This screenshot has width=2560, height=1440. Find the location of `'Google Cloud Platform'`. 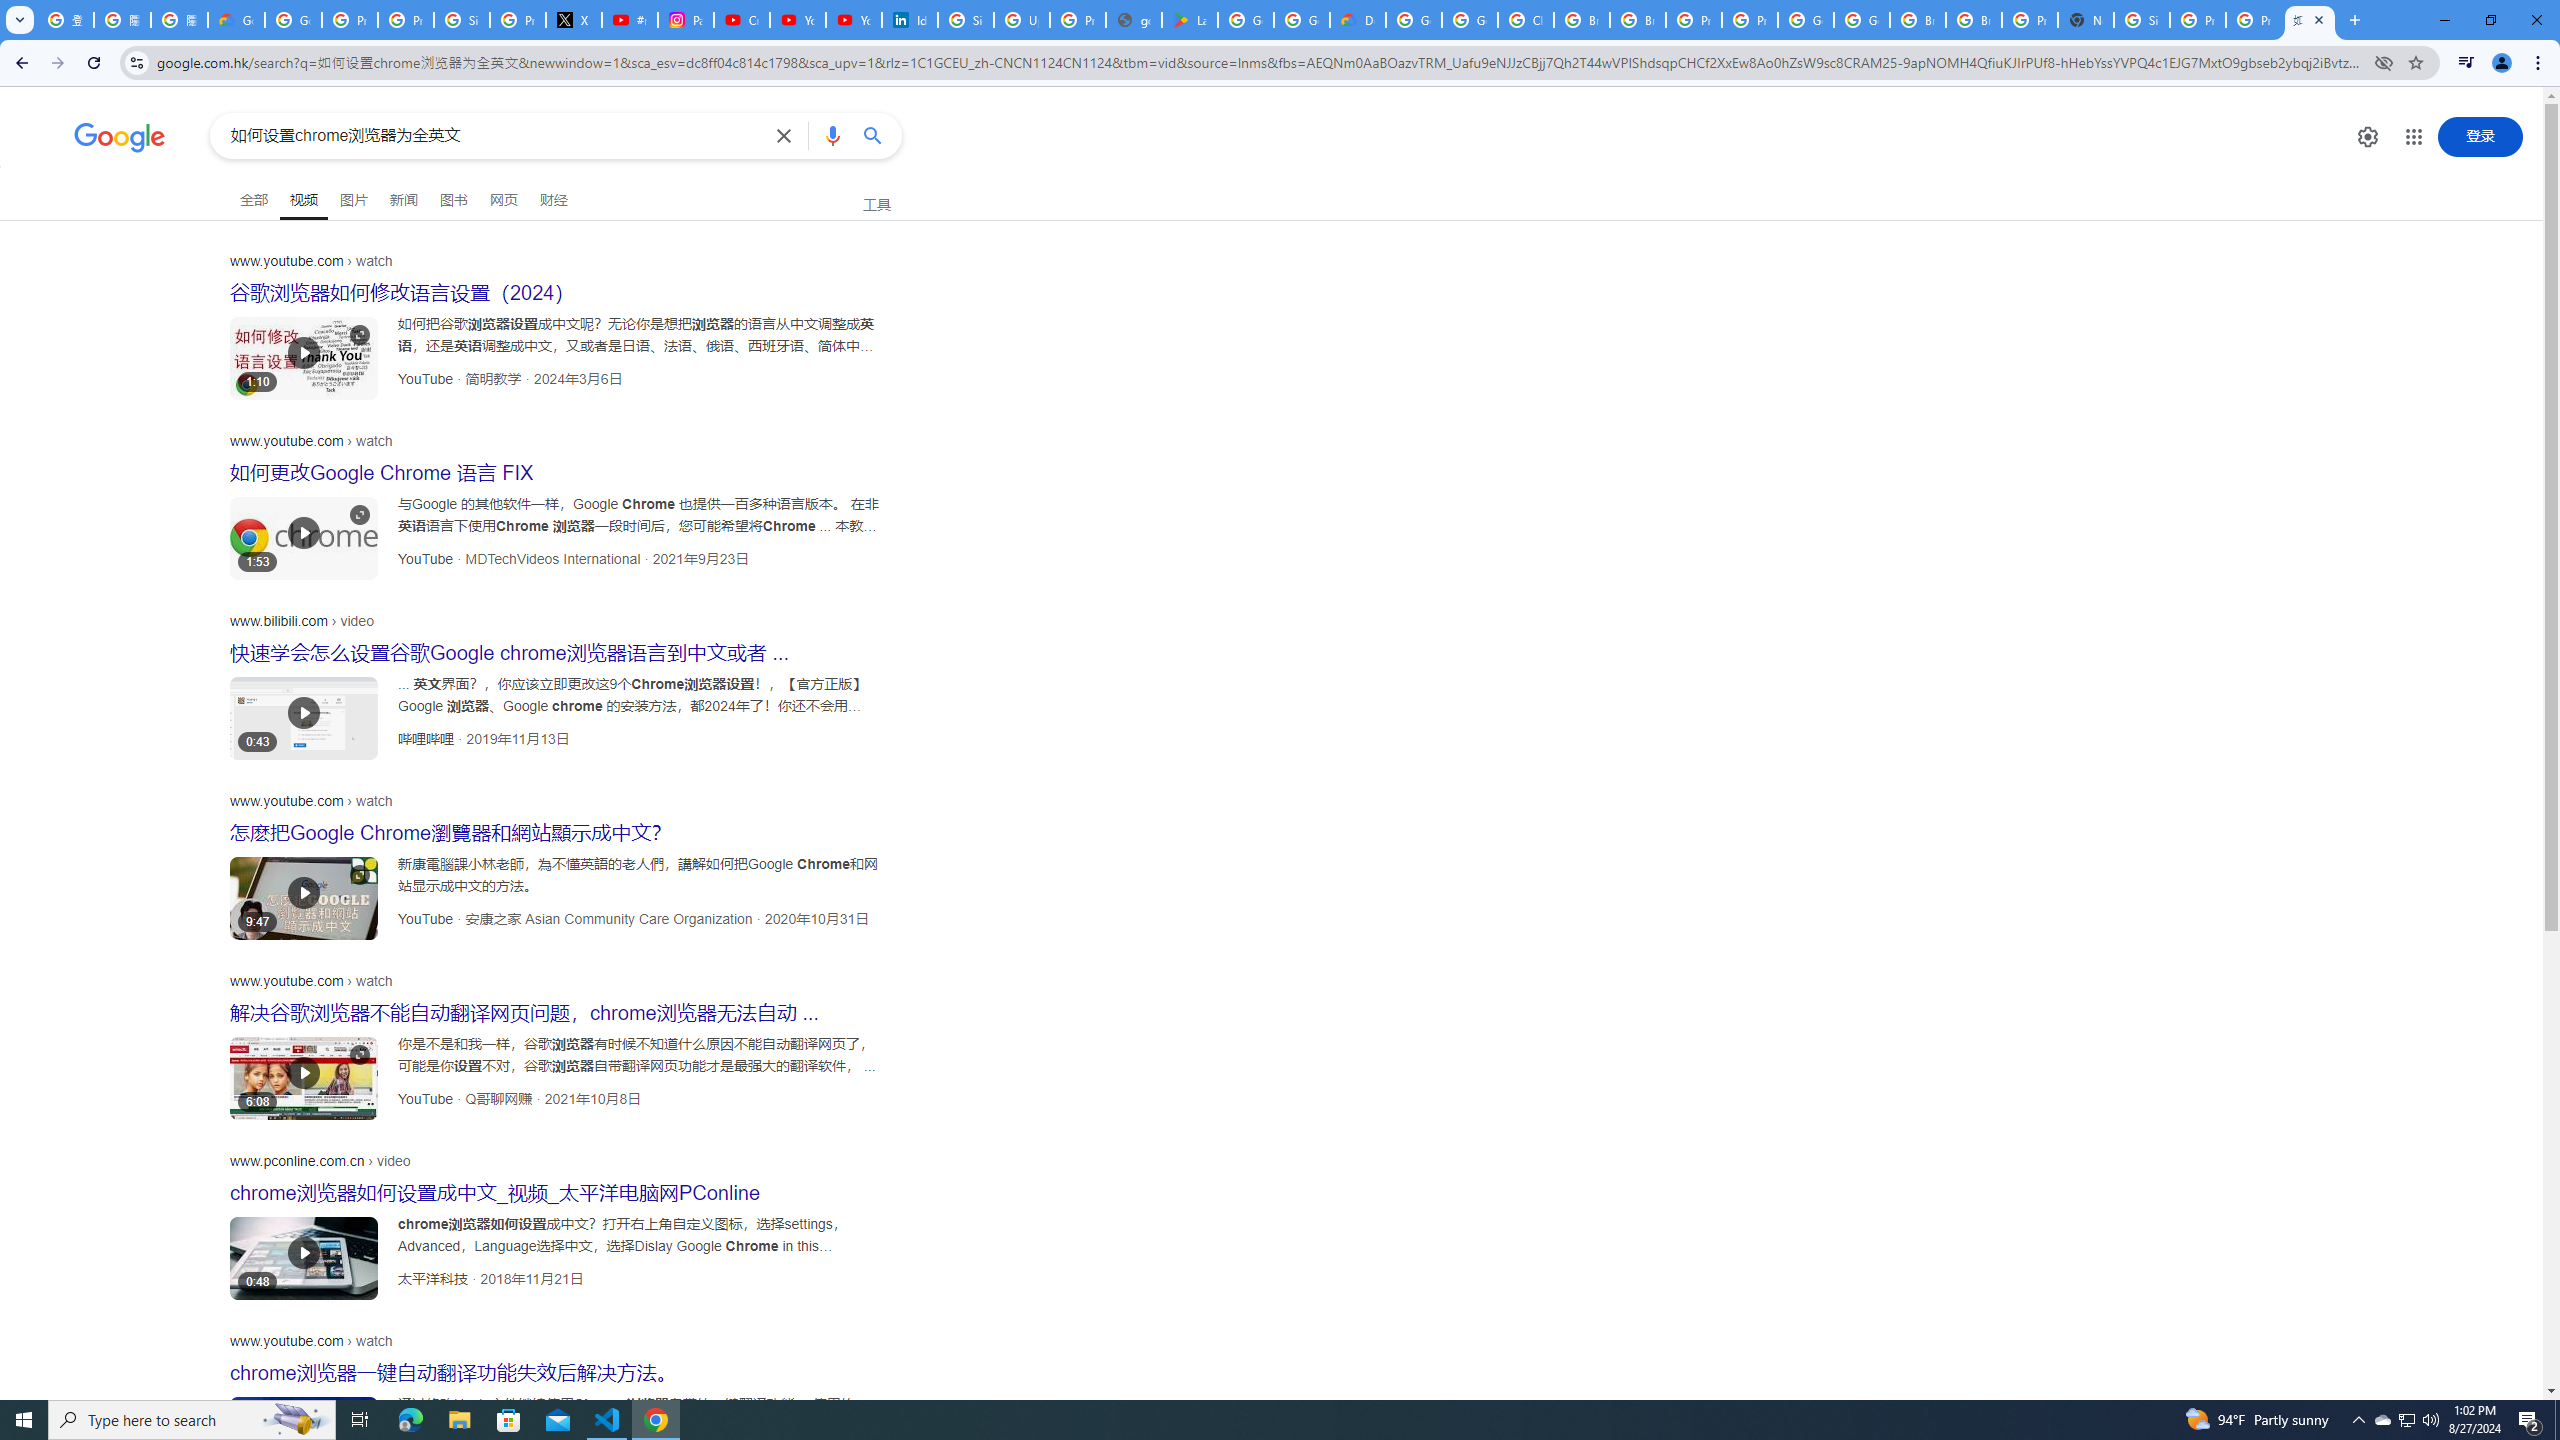

'Google Cloud Platform' is located at coordinates (1805, 19).